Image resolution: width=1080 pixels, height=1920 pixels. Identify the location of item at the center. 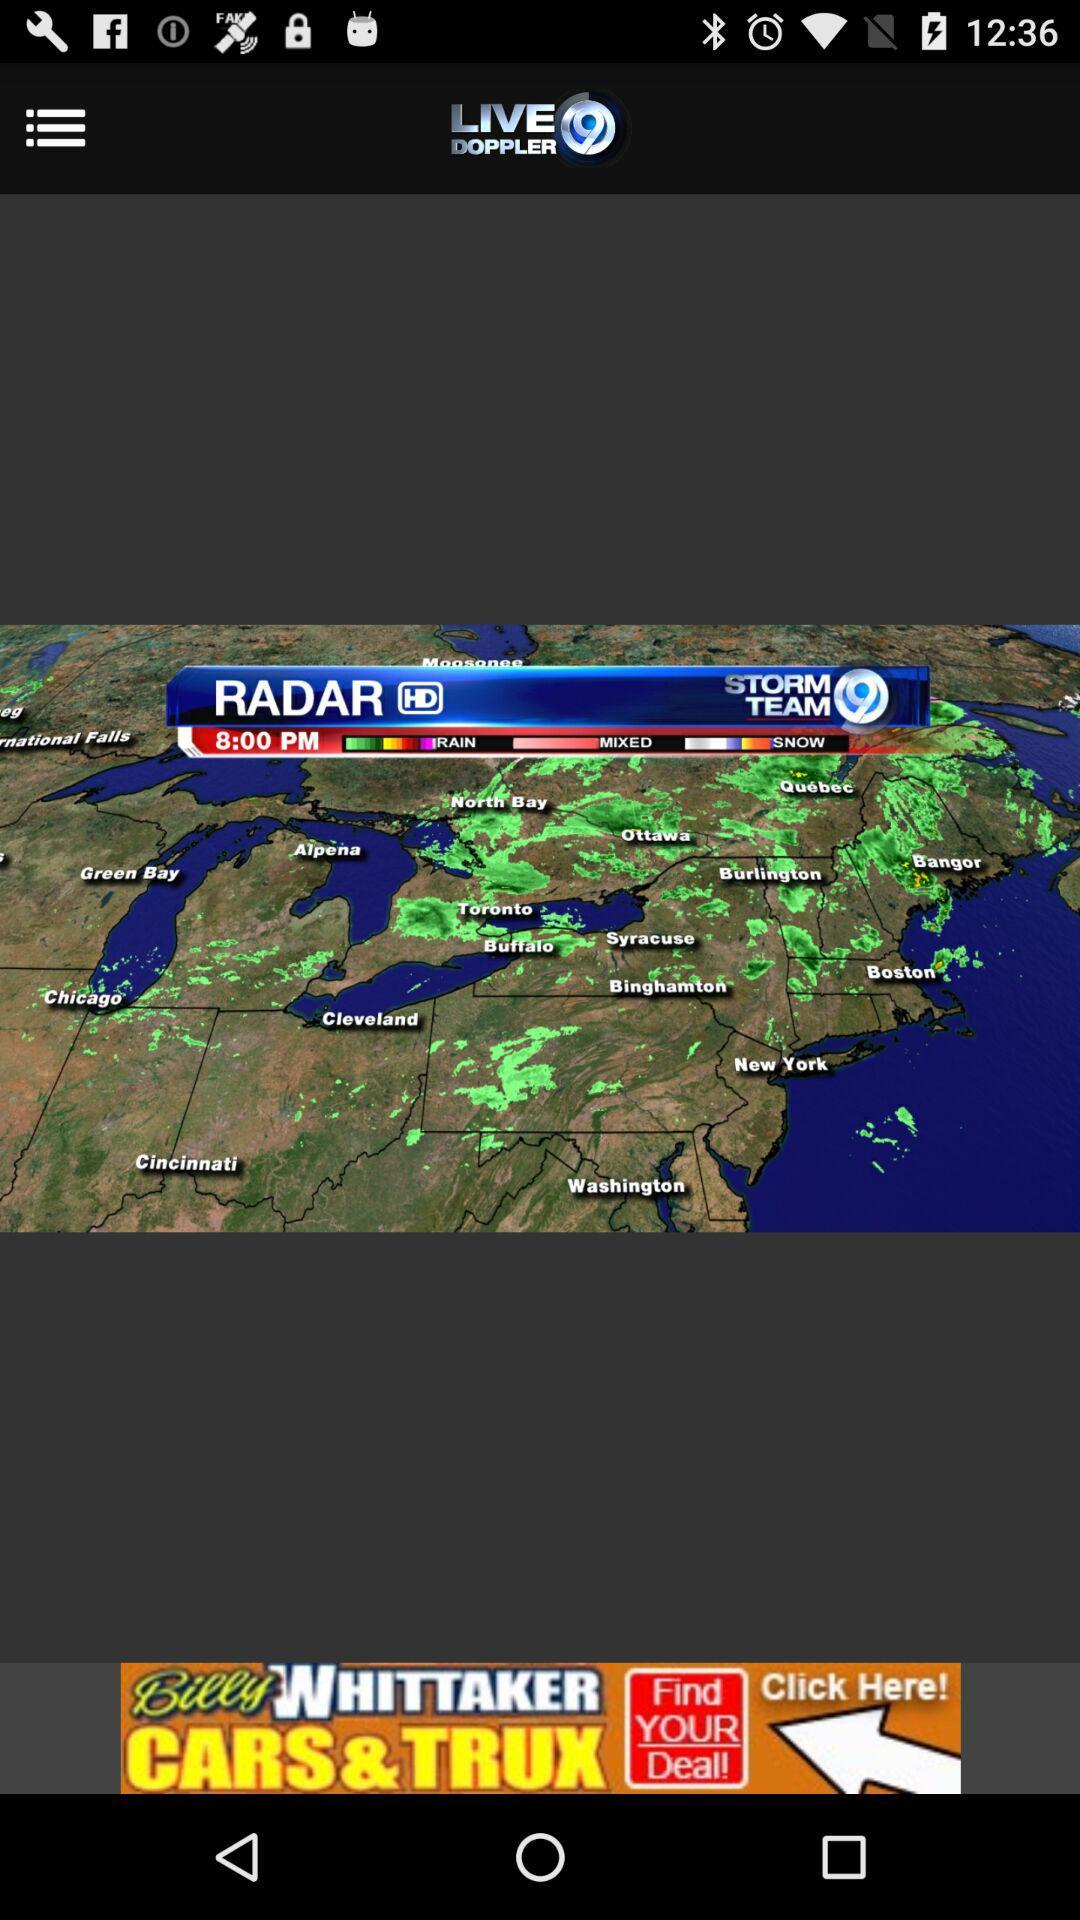
(540, 927).